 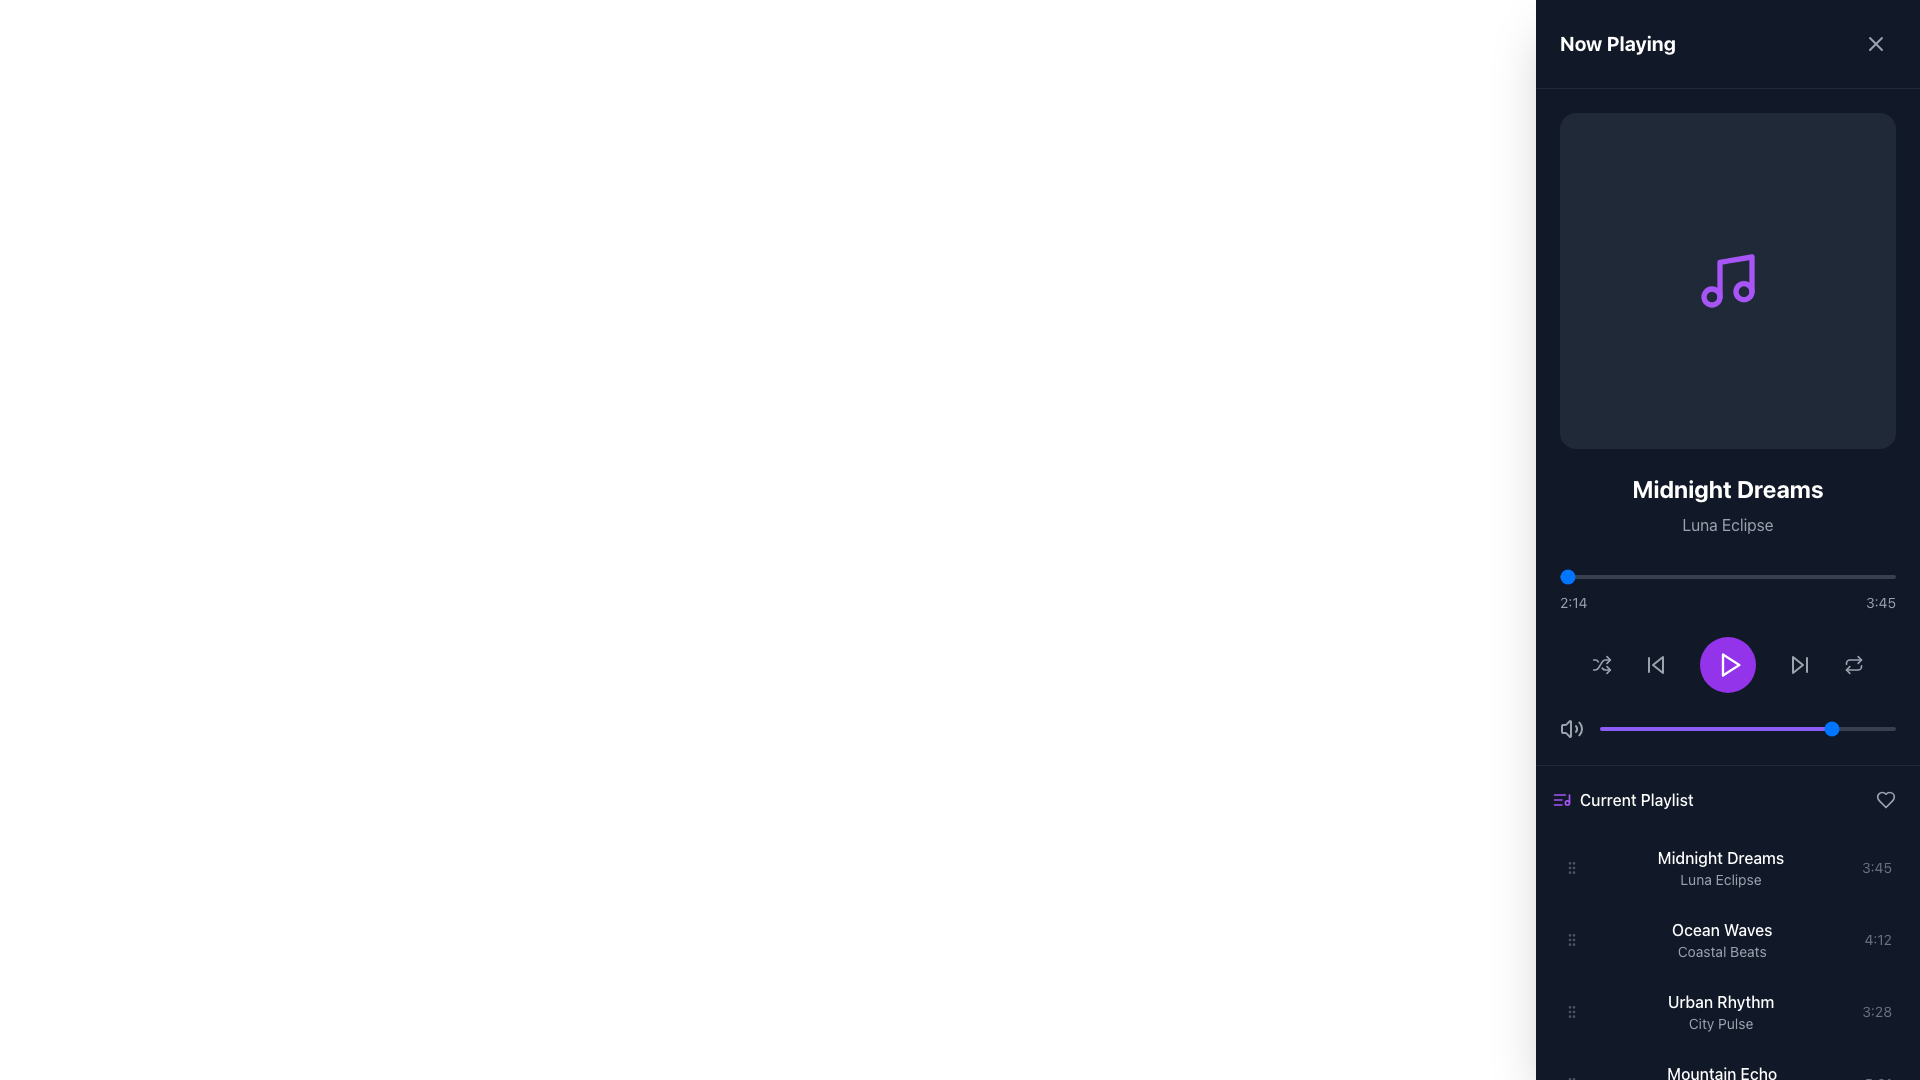 I want to click on the text display element showing the title 'Midnight Dreams' and subtitle 'Luna Eclipse', so click(x=1720, y=866).